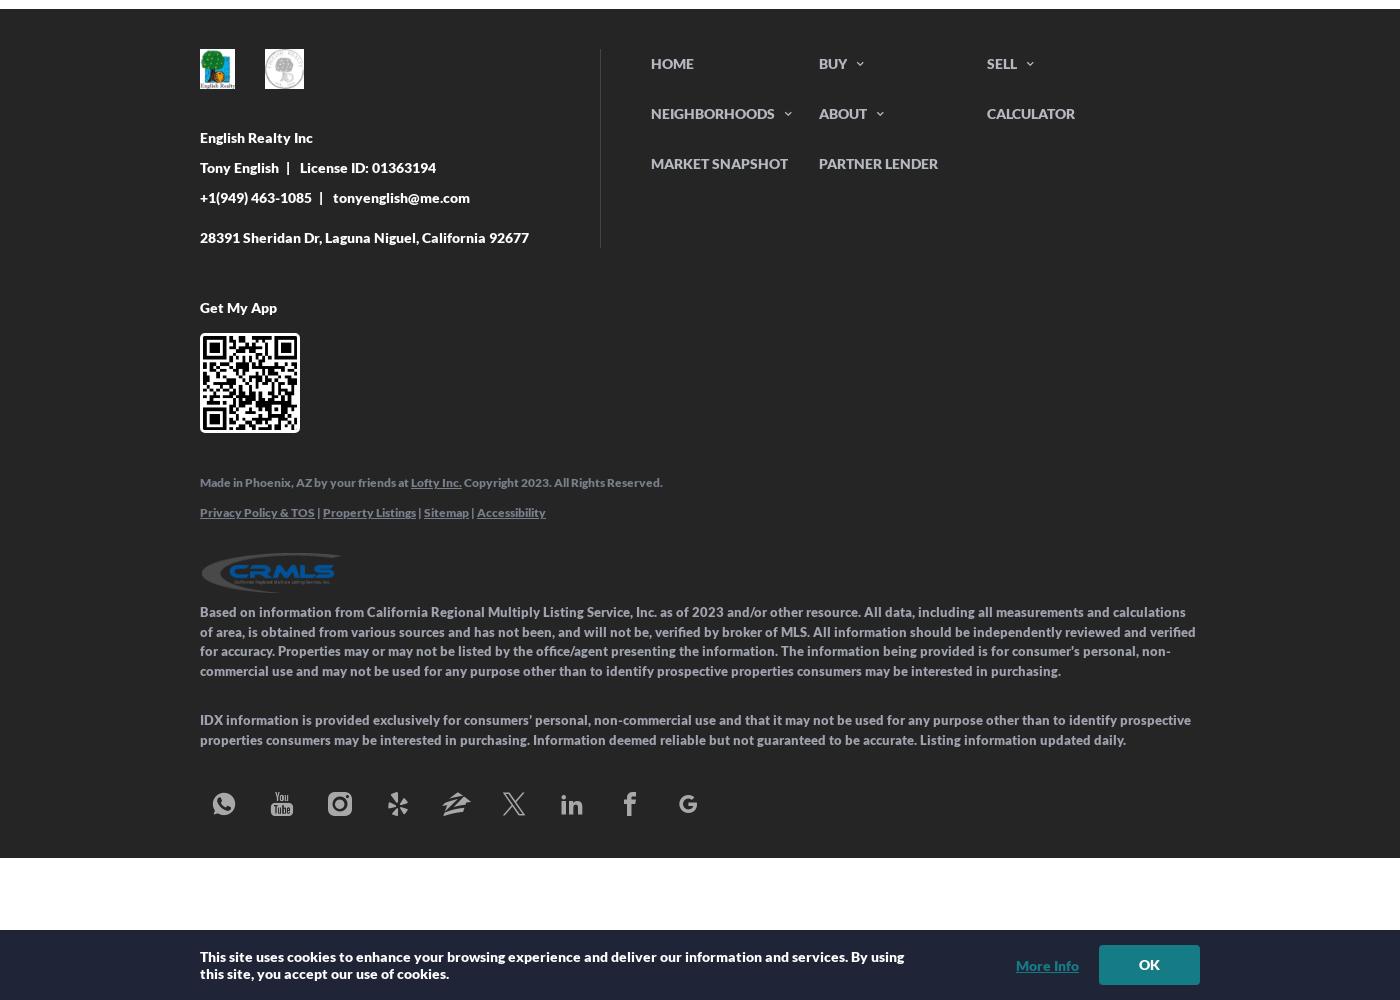  I want to click on 'Calculator', so click(1030, 112).